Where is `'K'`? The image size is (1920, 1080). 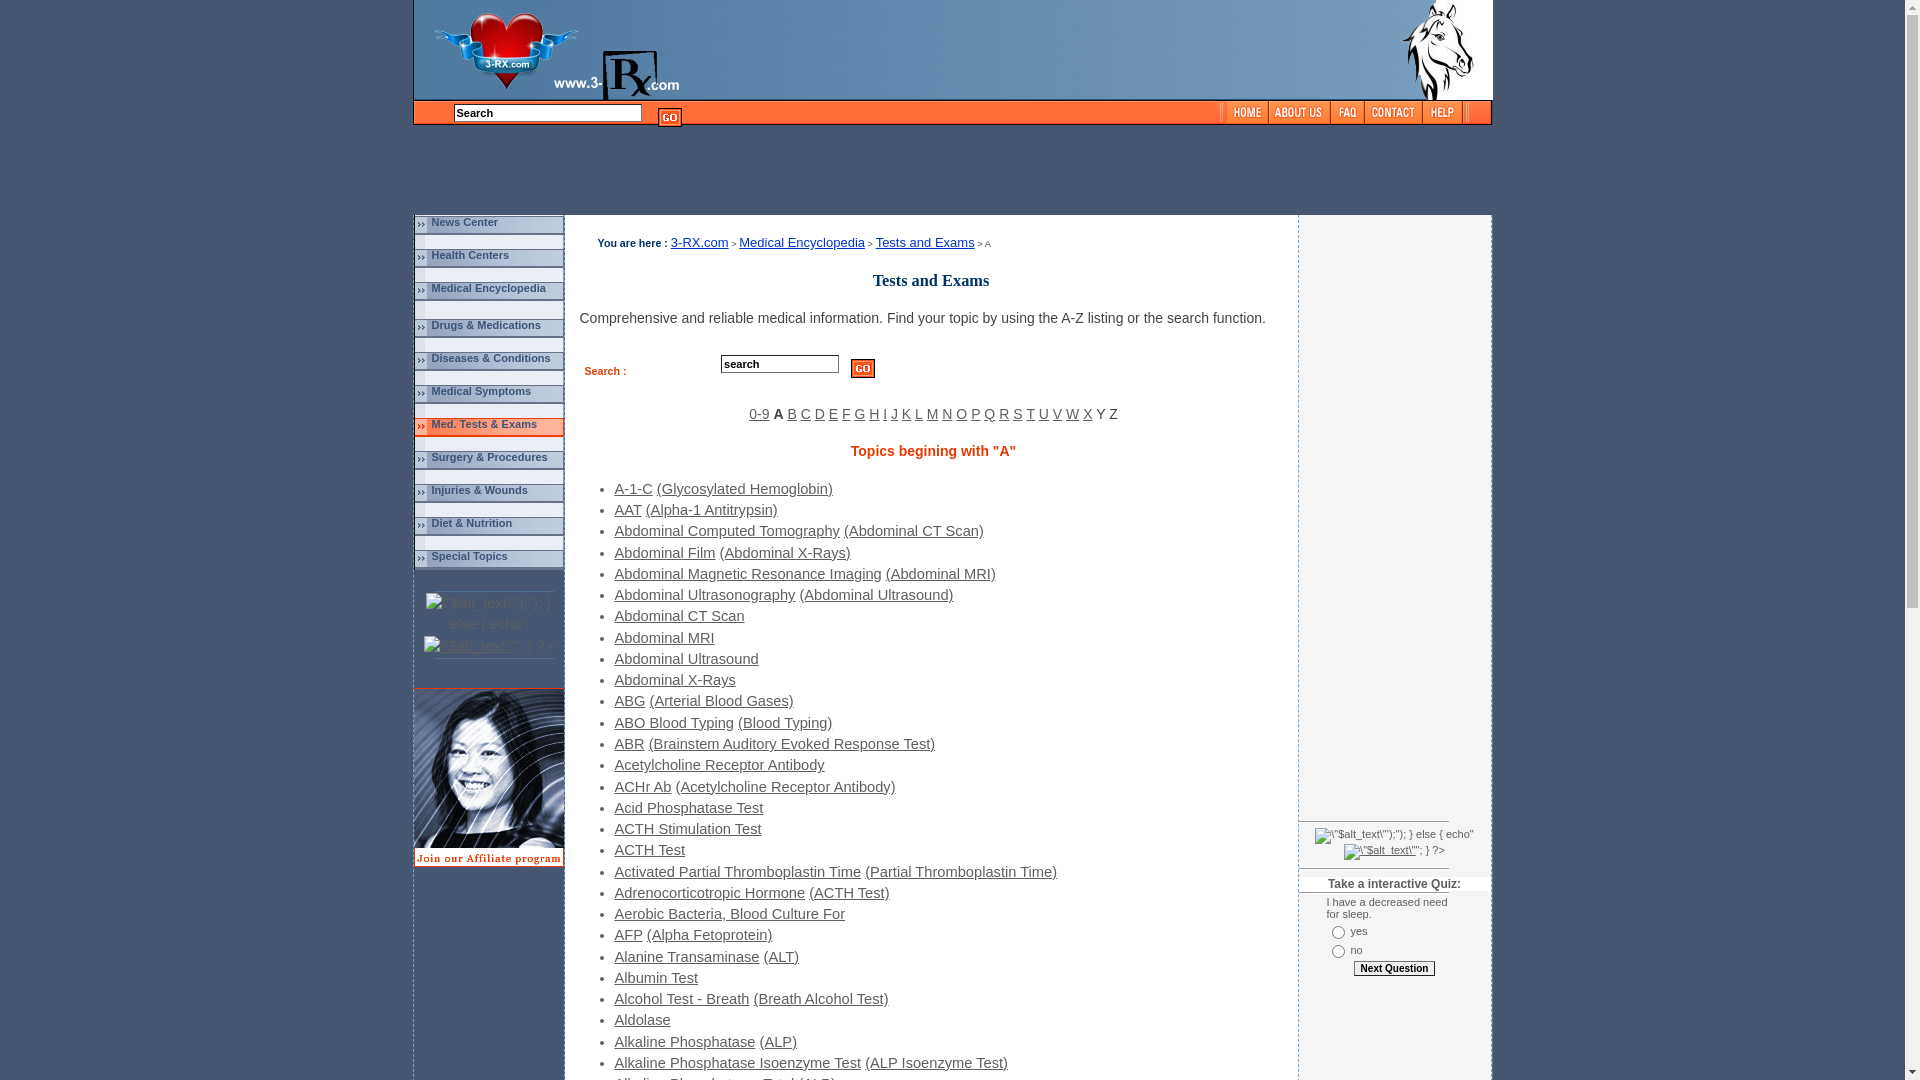
'K' is located at coordinates (905, 412).